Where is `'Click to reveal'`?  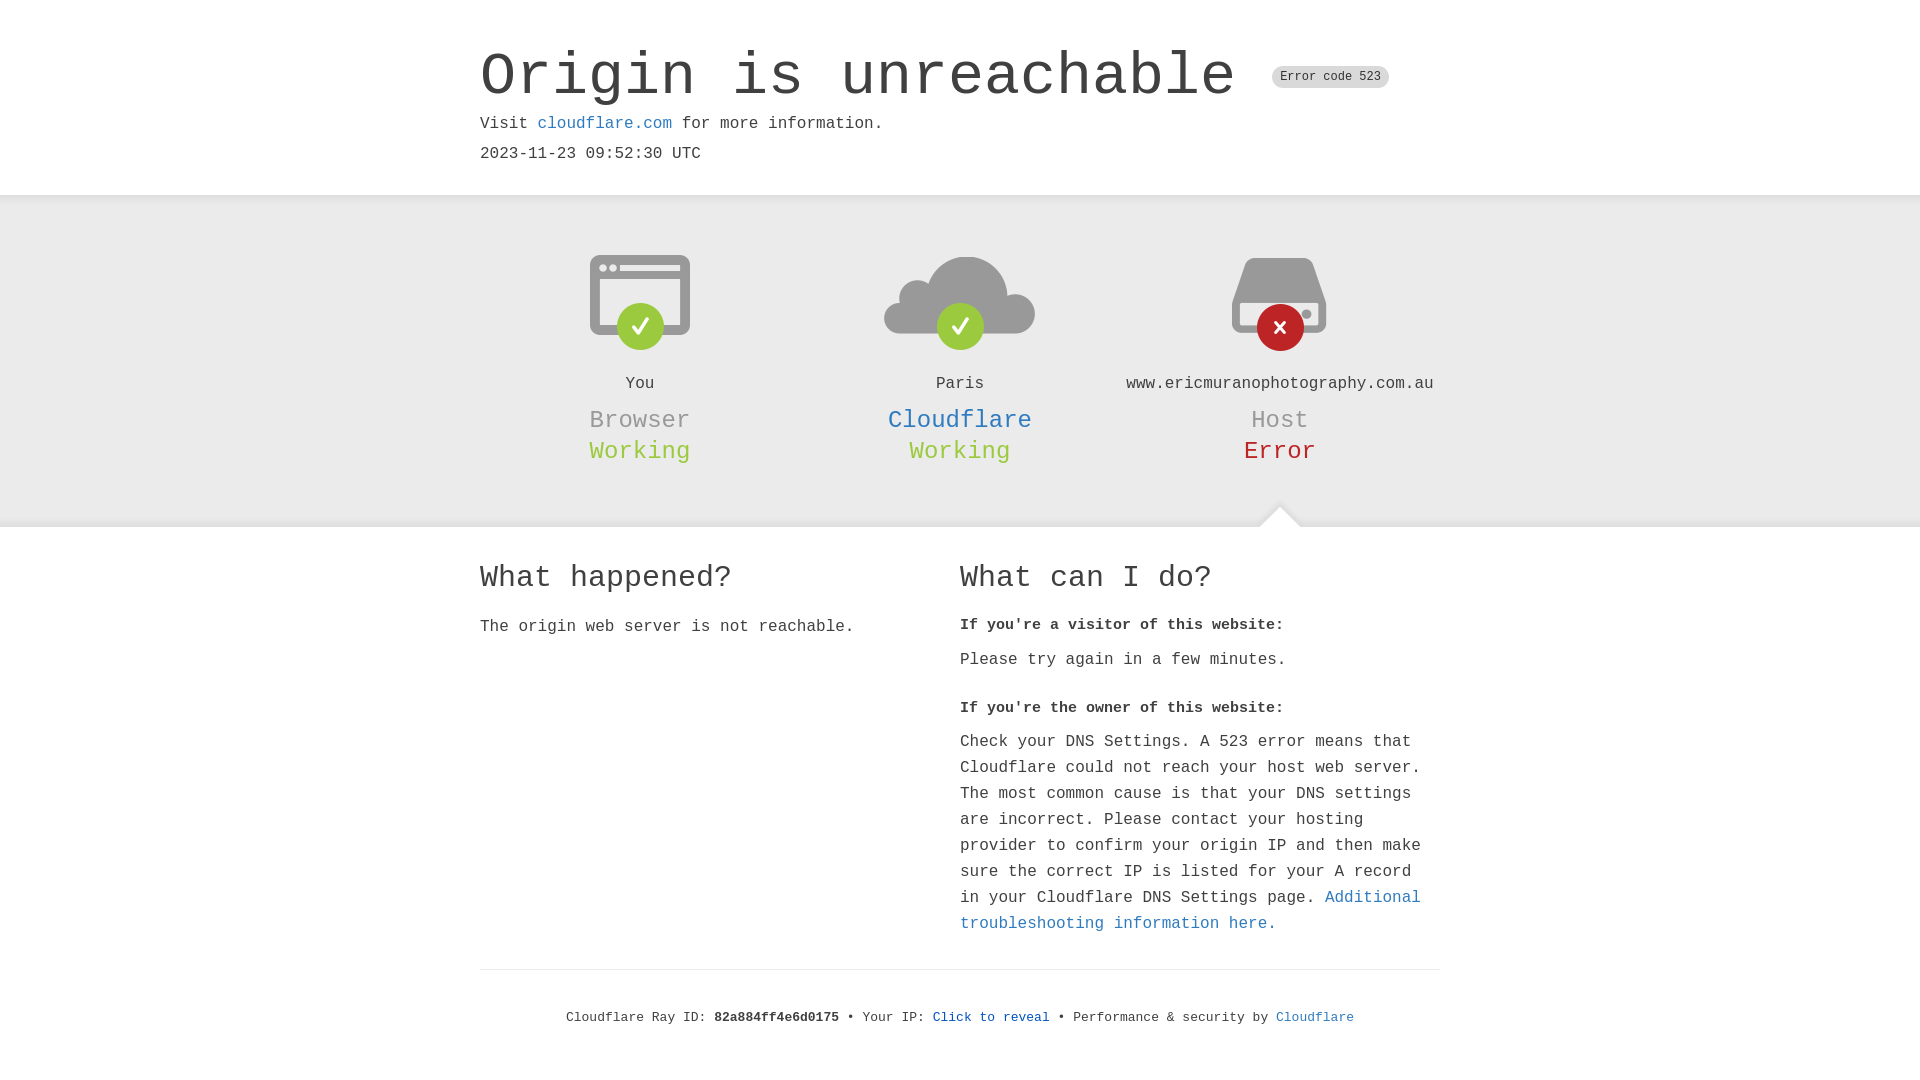 'Click to reveal' is located at coordinates (991, 1017).